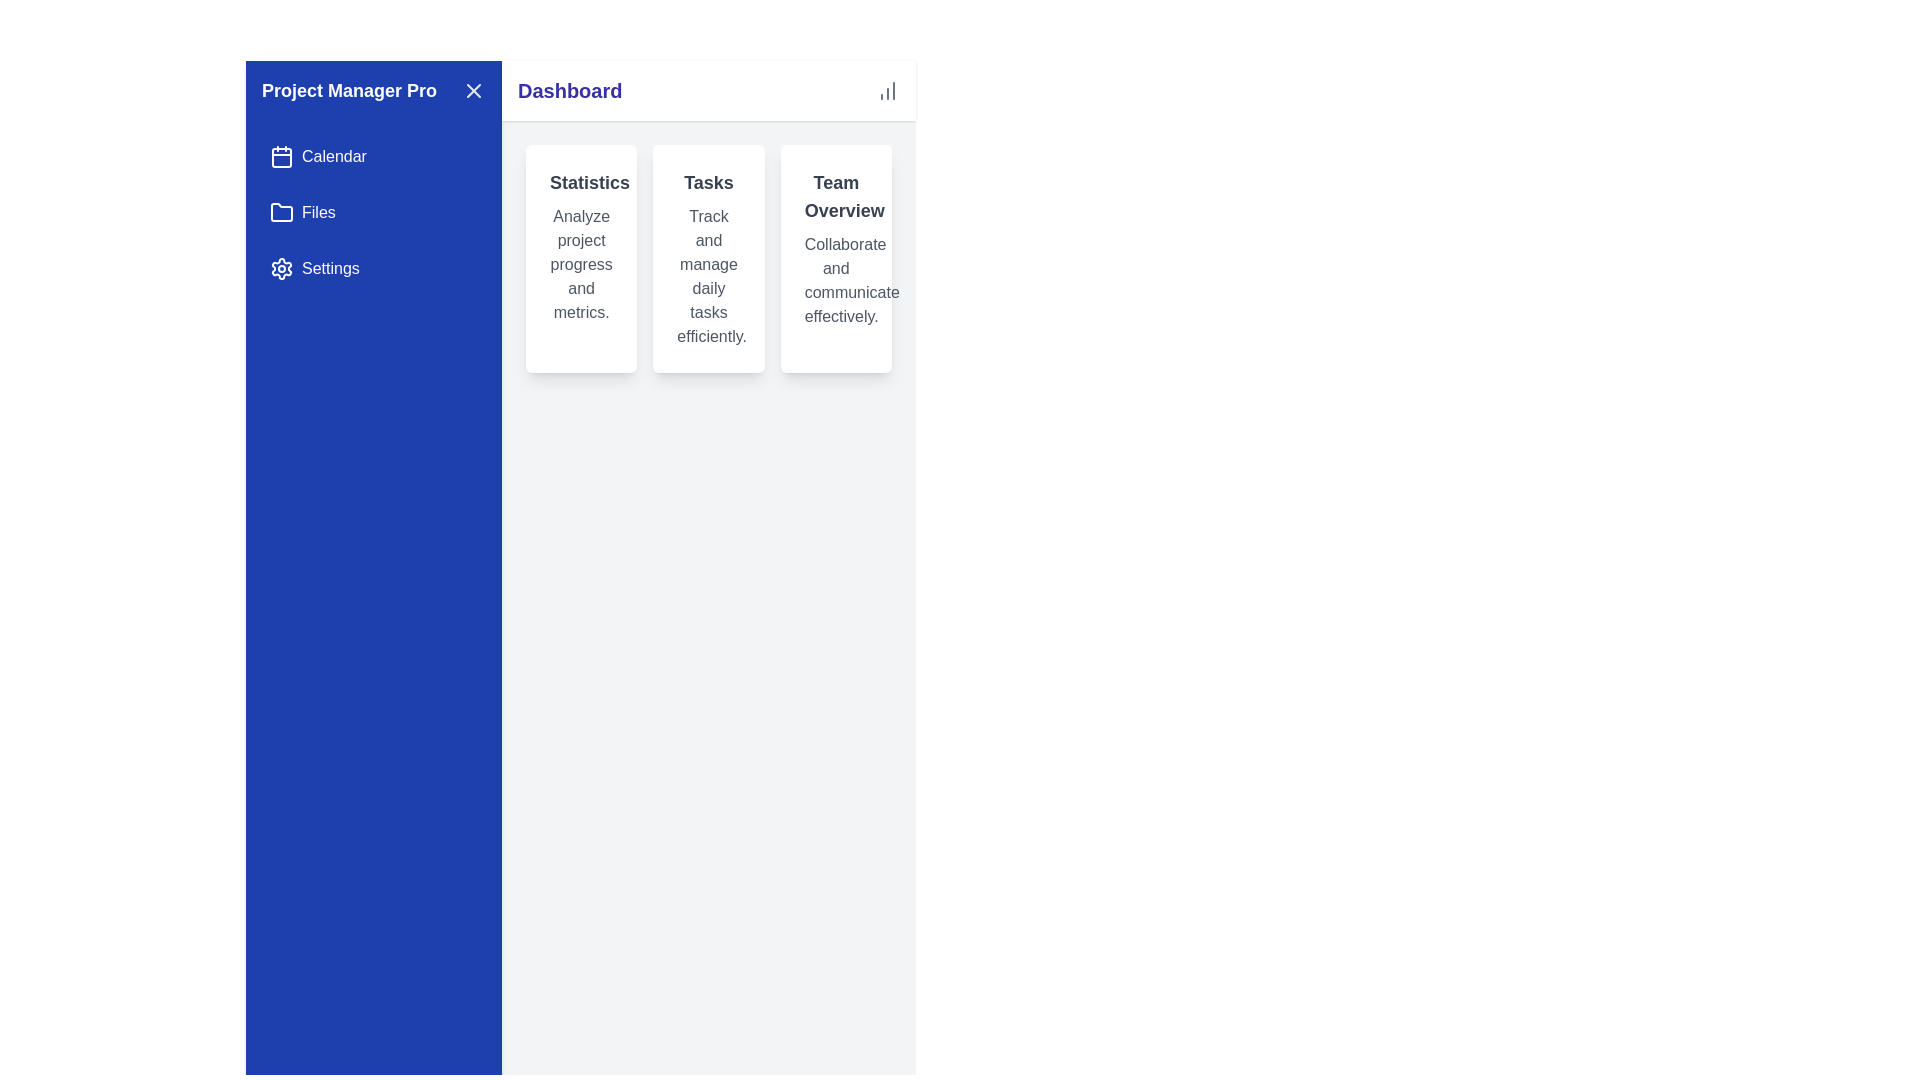 The height and width of the screenshot is (1080, 1920). I want to click on the settings gear icon, which has a blue background and cogwheel design, so click(281, 268).